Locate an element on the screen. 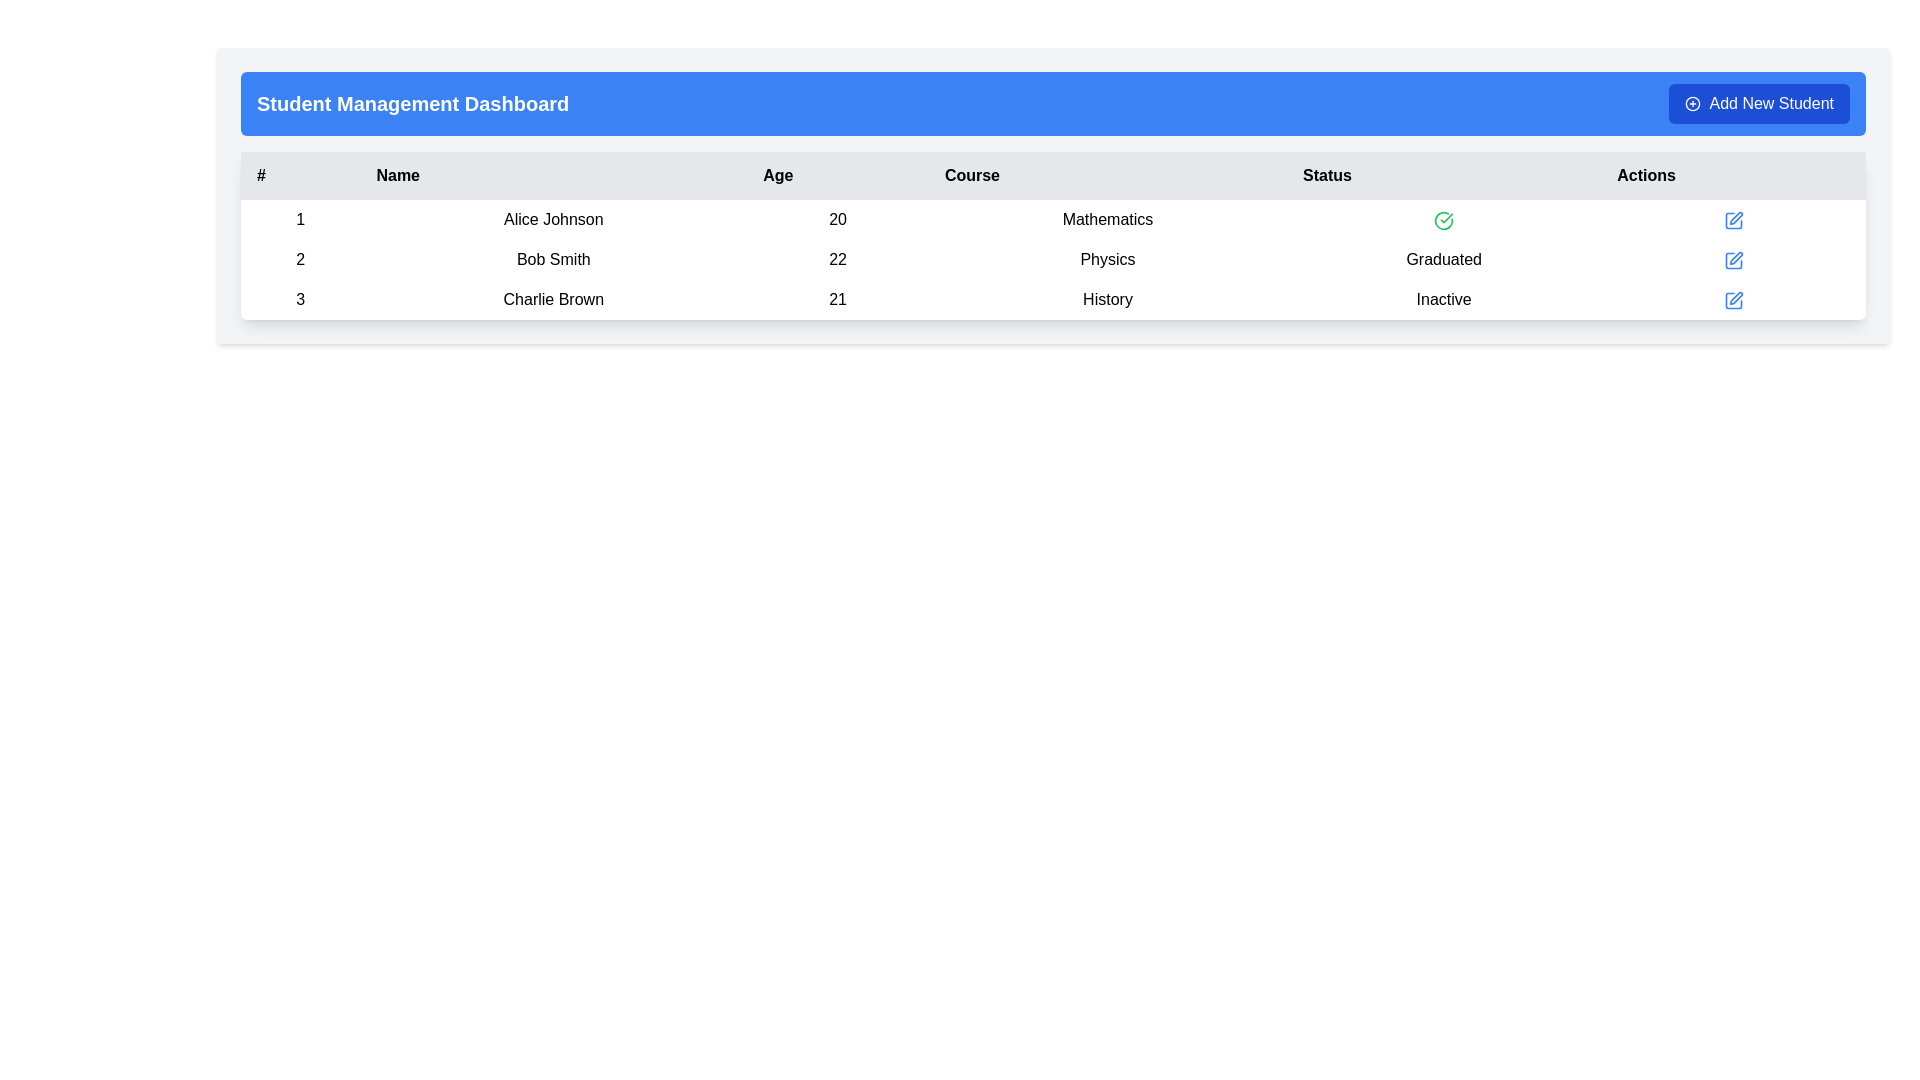  the text label in the first cell of the row containing 'Charlie Brown', which is the leftmost element under the header labeled '#' is located at coordinates (299, 300).